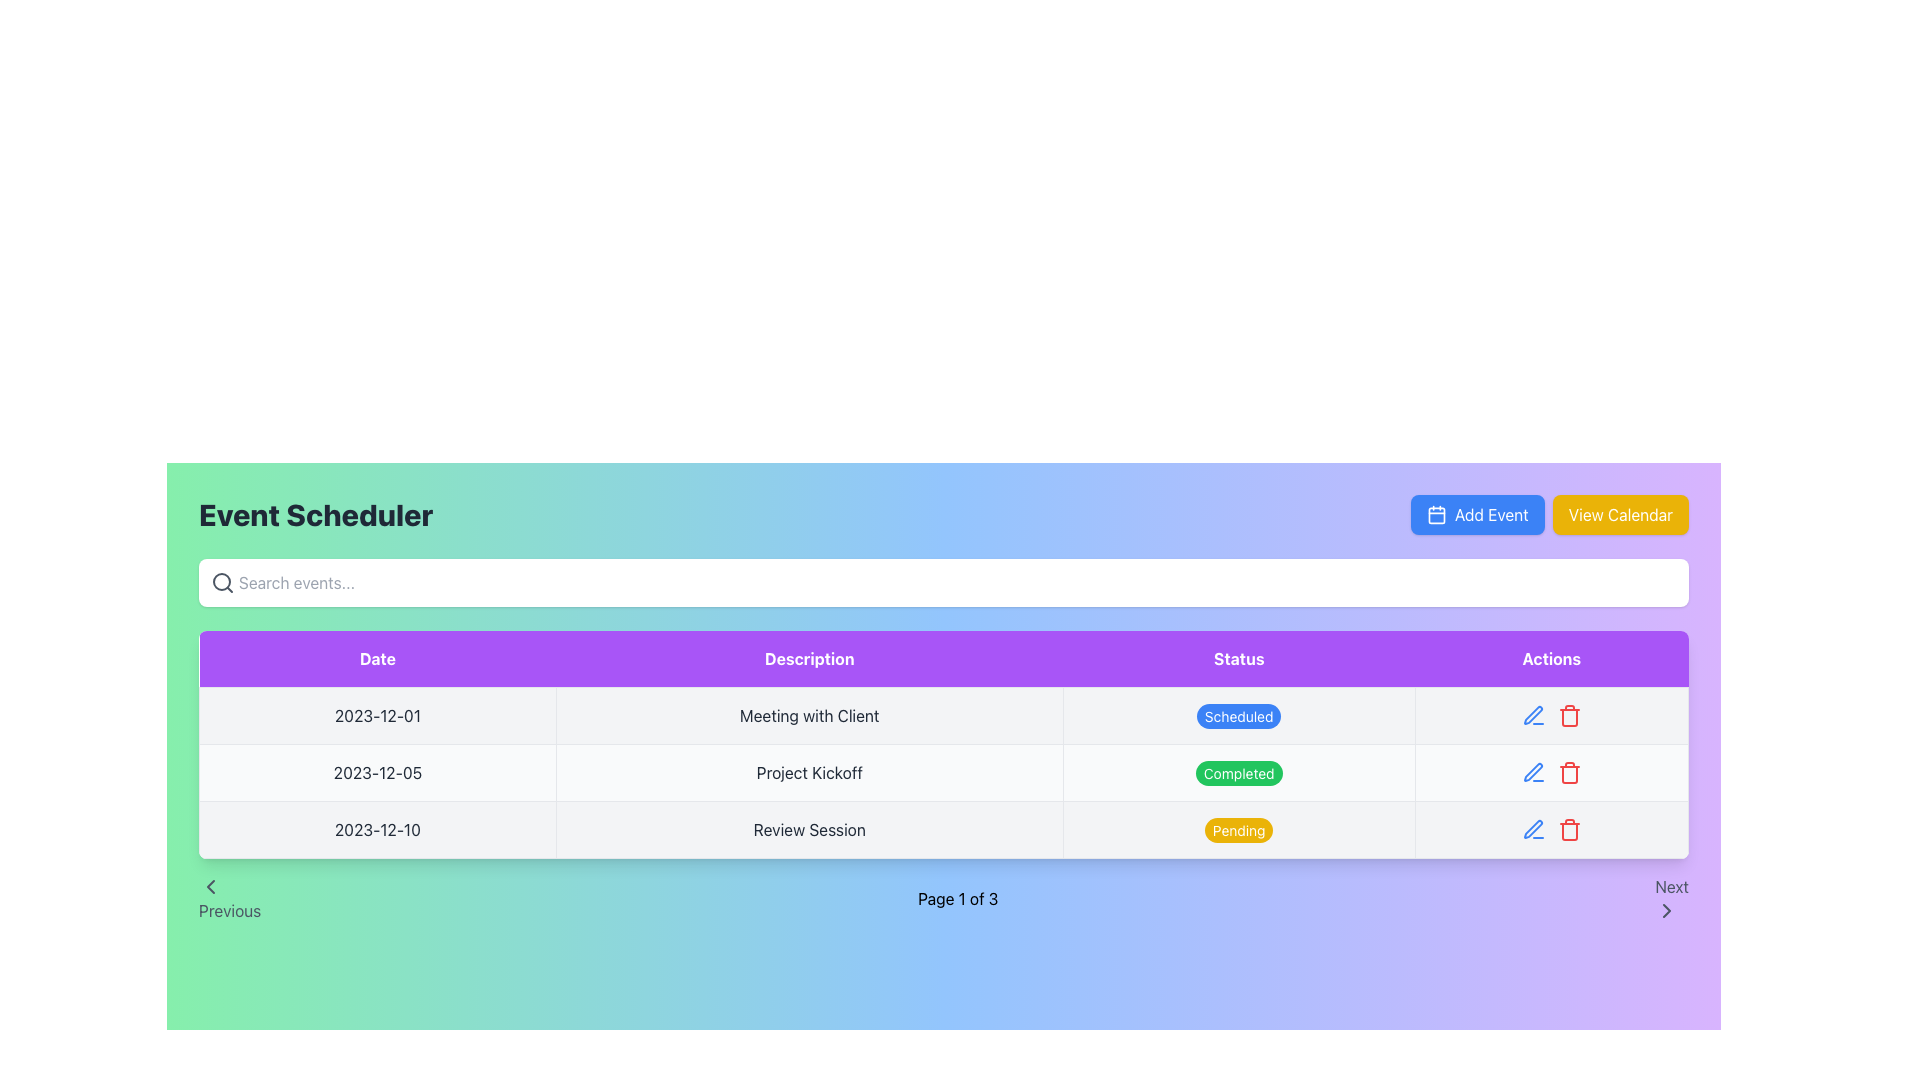 The image size is (1920, 1080). I want to click on the static text field displaying the event description for the date '2023-12-10' in the 'Event Scheduler' interface, so click(809, 829).